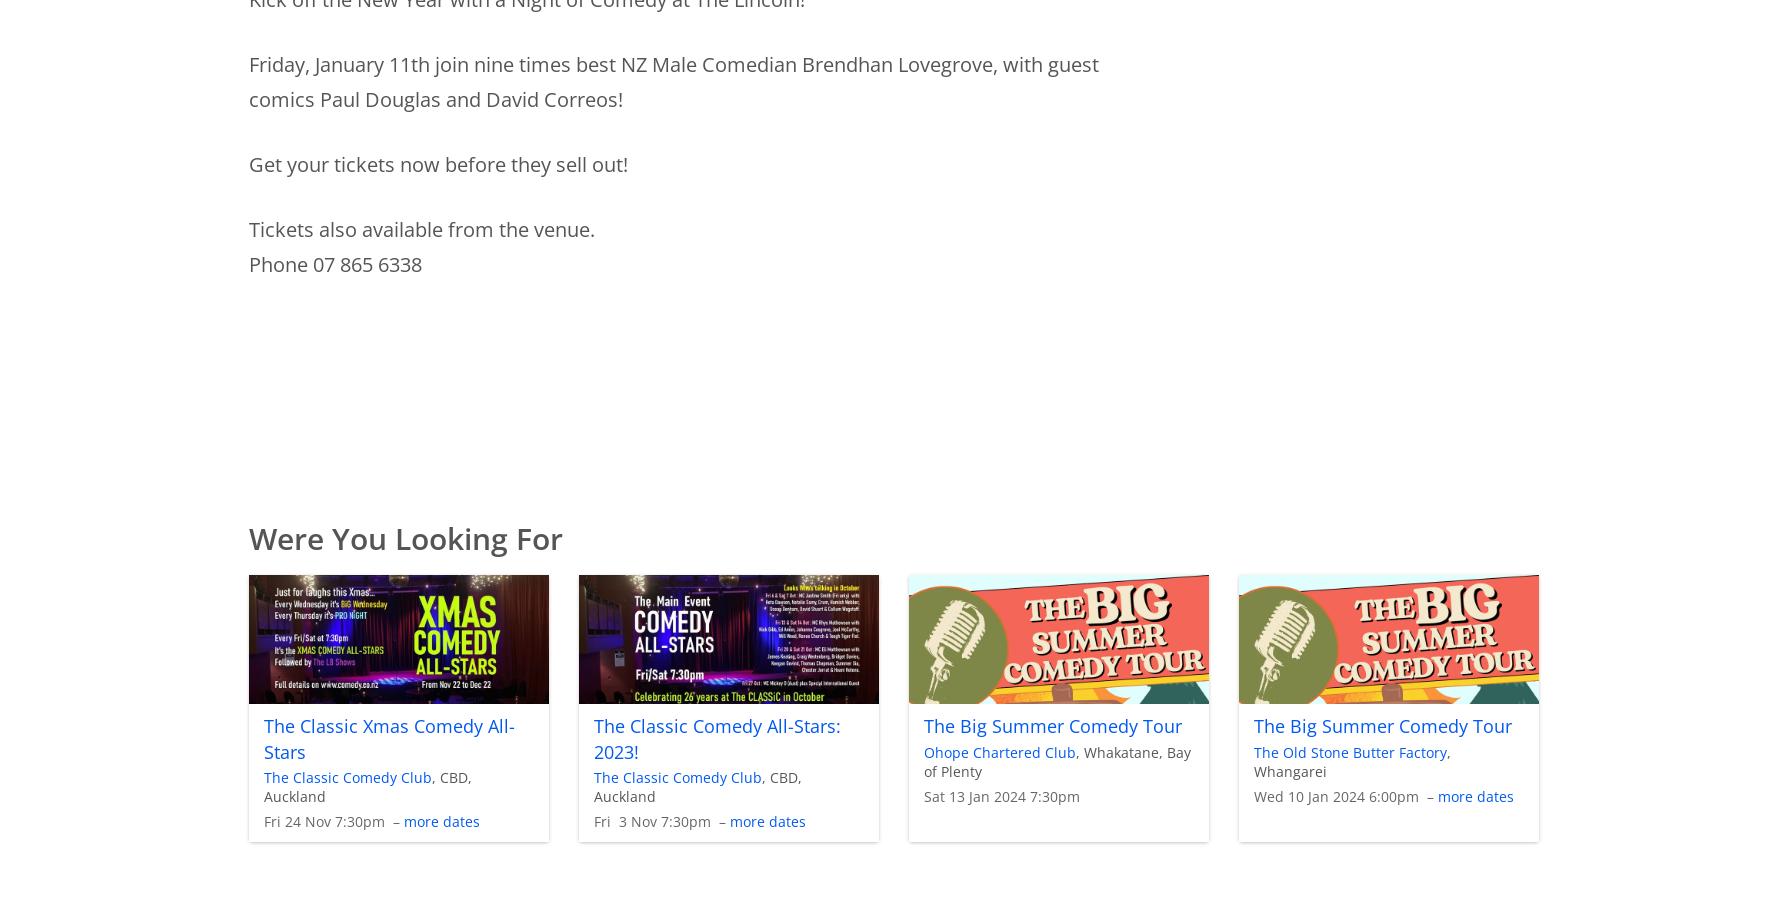  Describe the element at coordinates (591, 820) in the screenshot. I see `'Fri  3 Nov 7:30pm'` at that location.